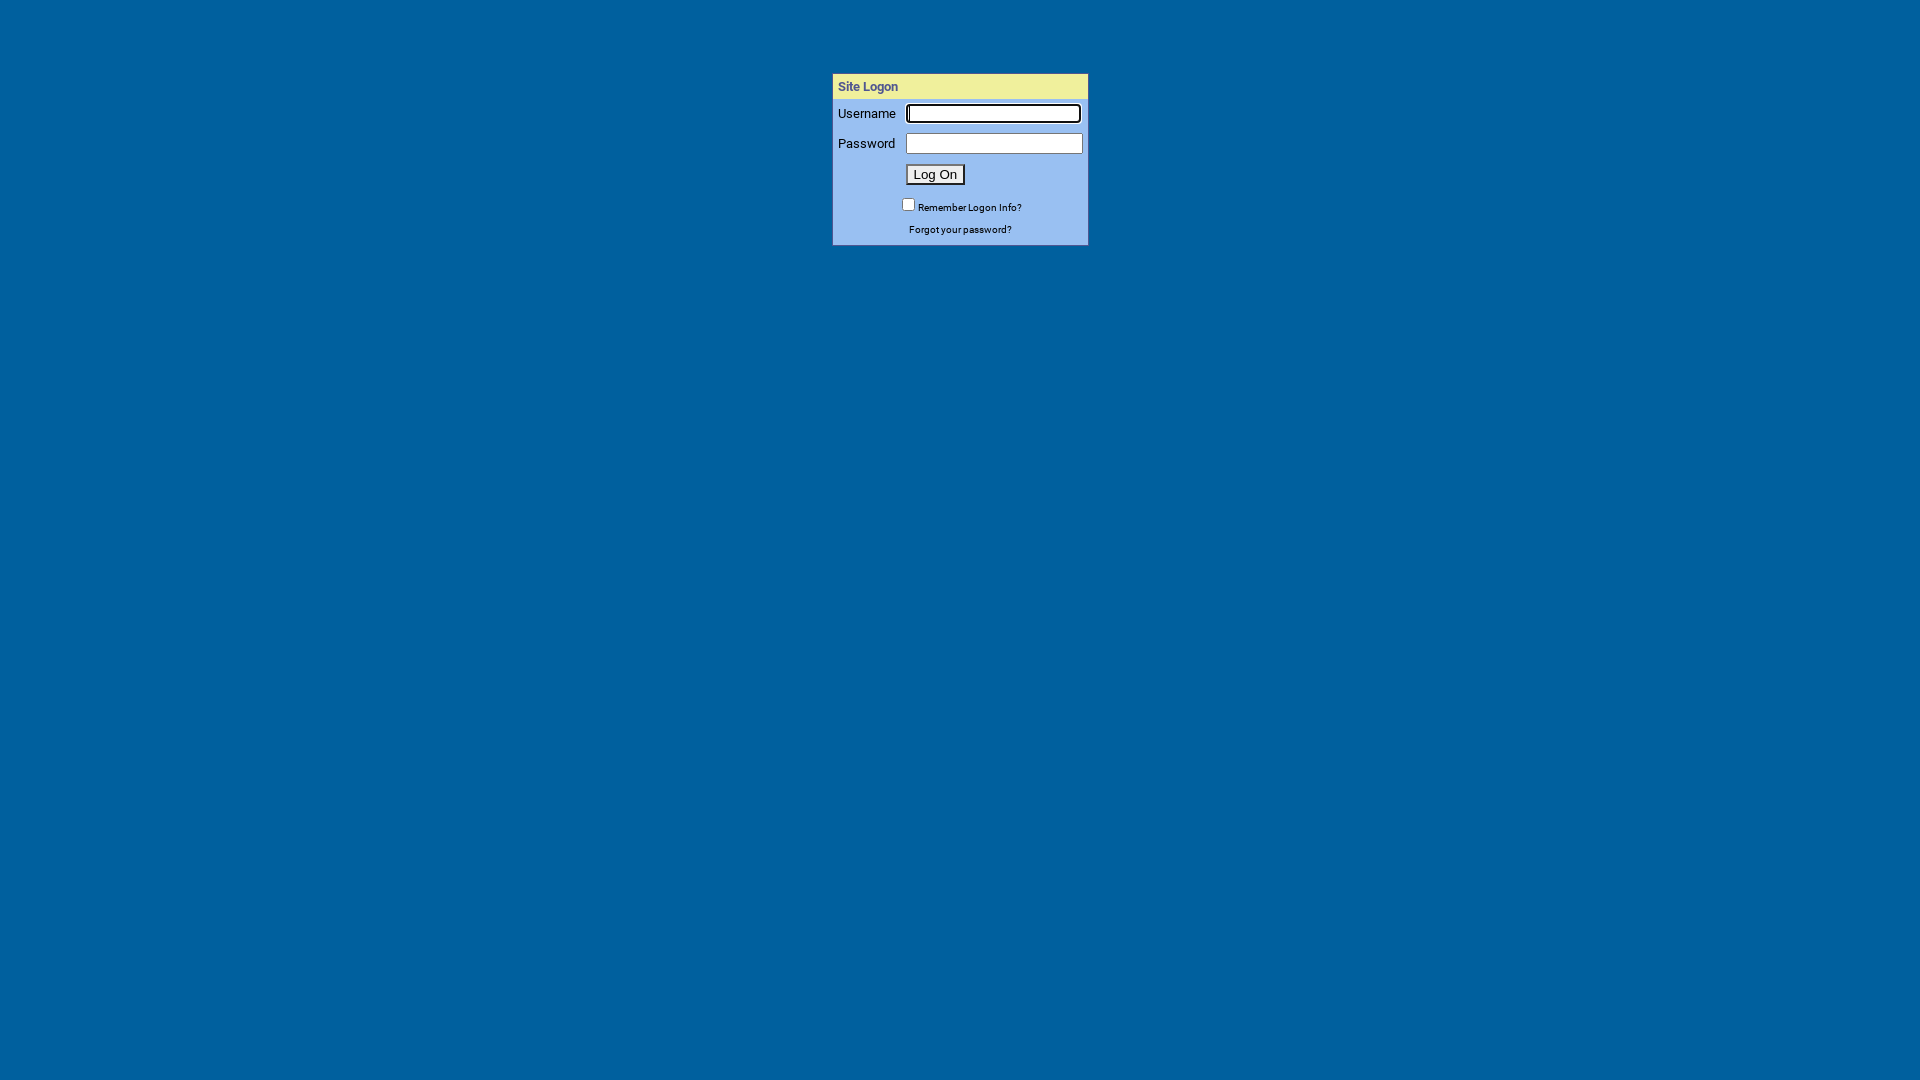  Describe the element at coordinates (958, 227) in the screenshot. I see `'Forgot your password?'` at that location.